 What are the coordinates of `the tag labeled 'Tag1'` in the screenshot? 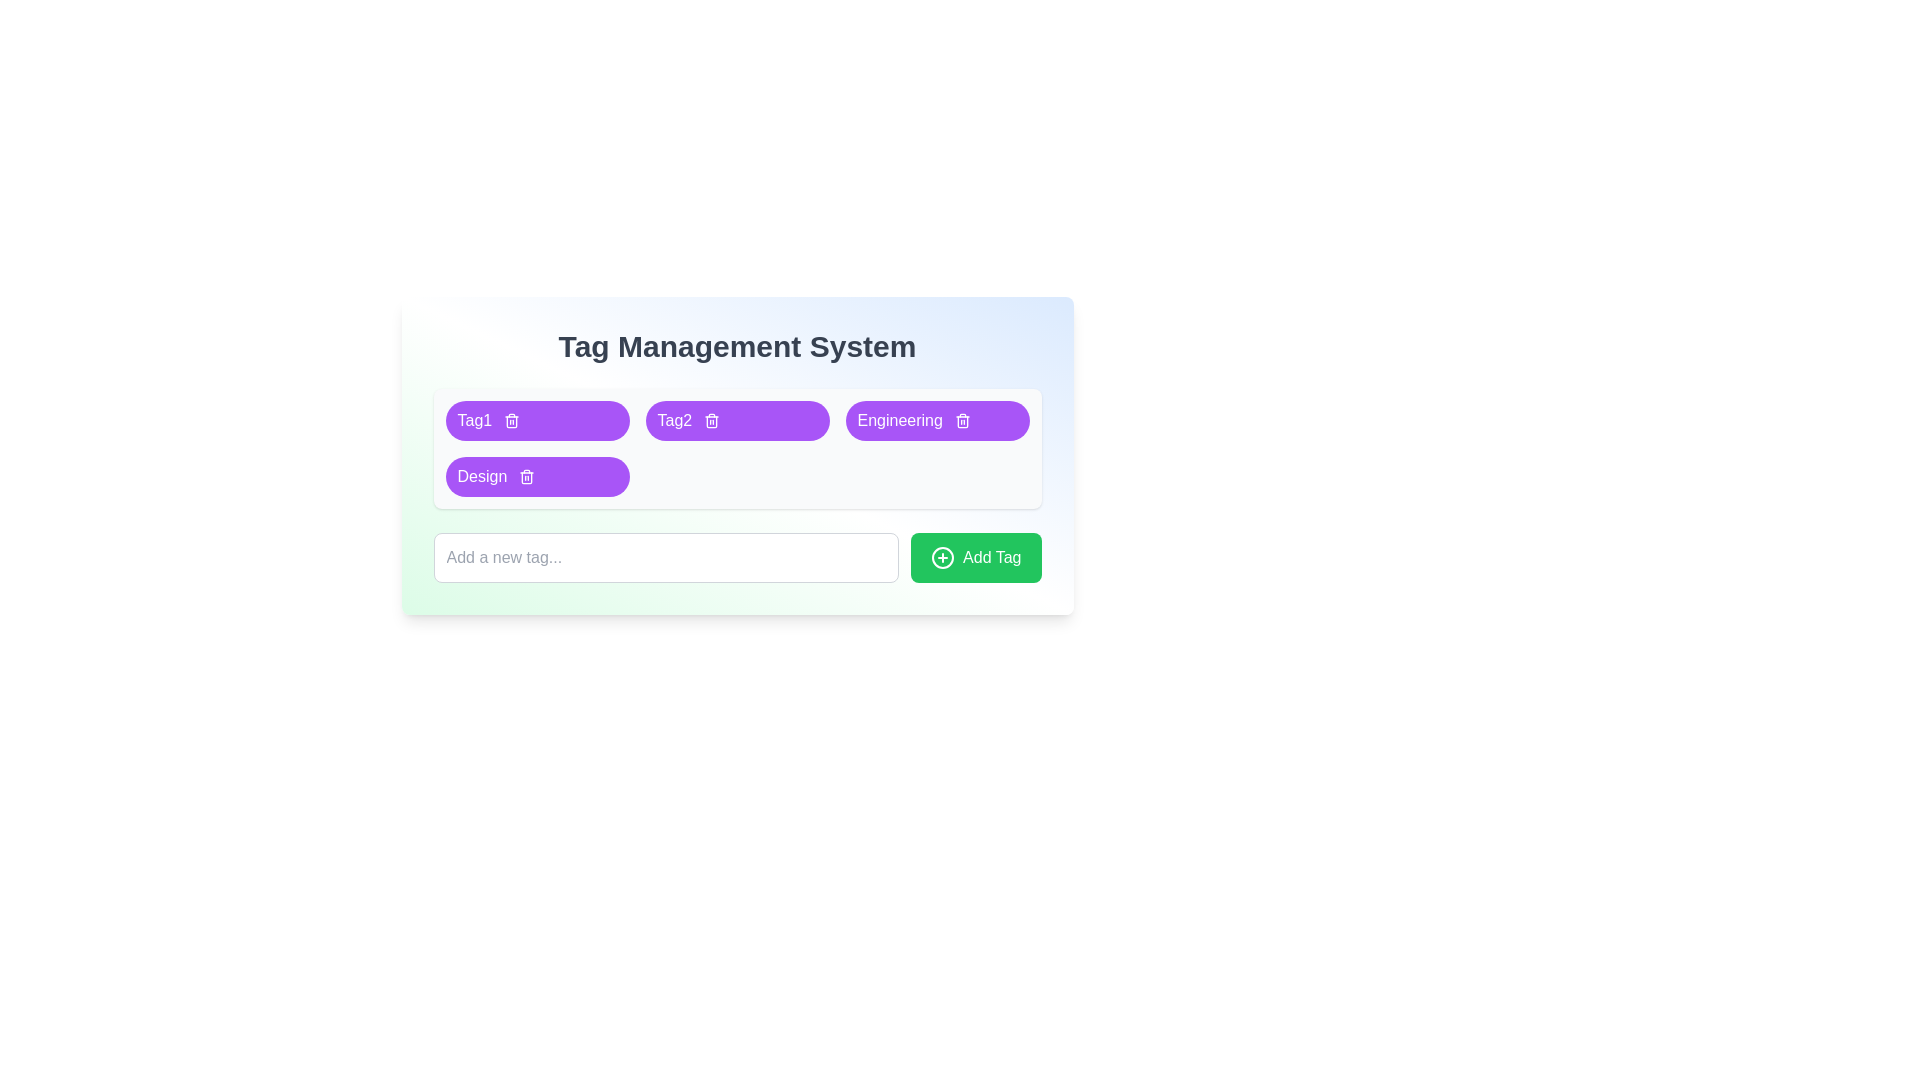 It's located at (537, 419).